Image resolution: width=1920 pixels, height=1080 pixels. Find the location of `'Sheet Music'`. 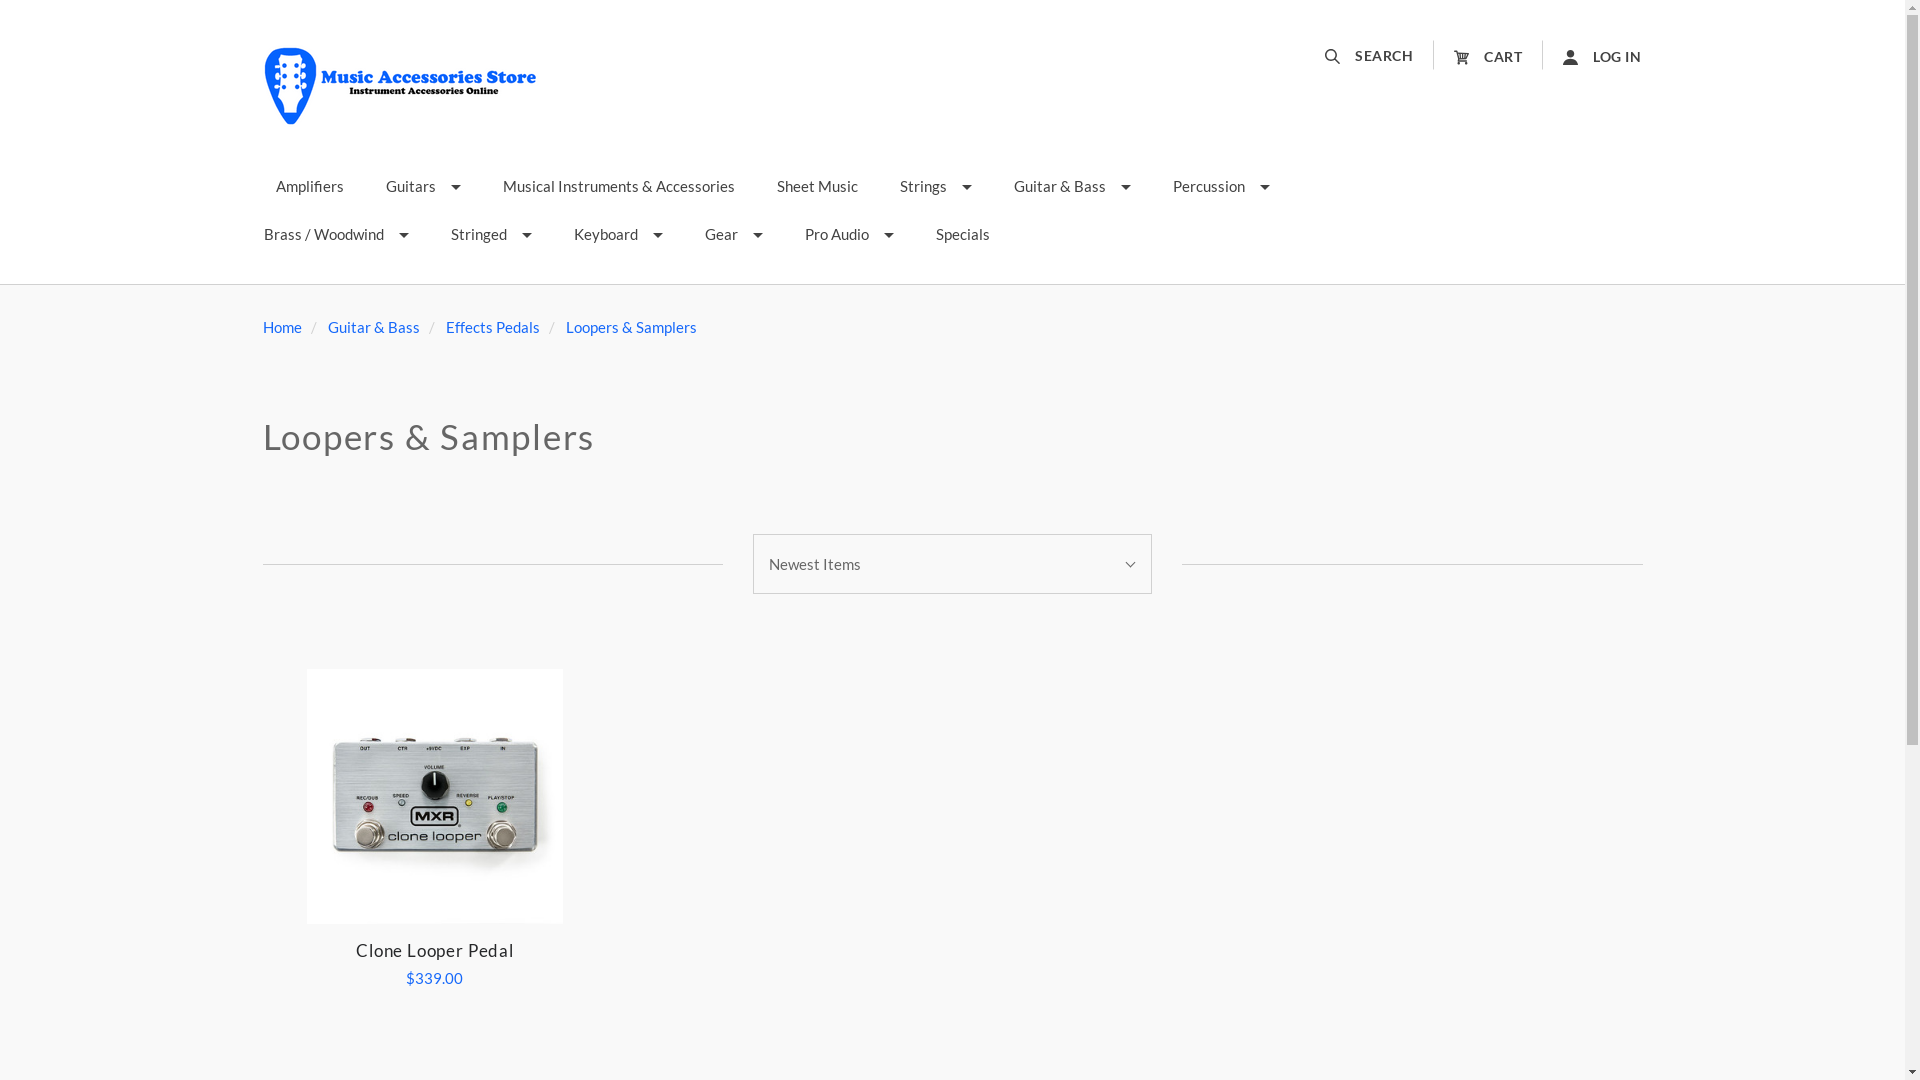

'Sheet Music' is located at coordinates (817, 186).